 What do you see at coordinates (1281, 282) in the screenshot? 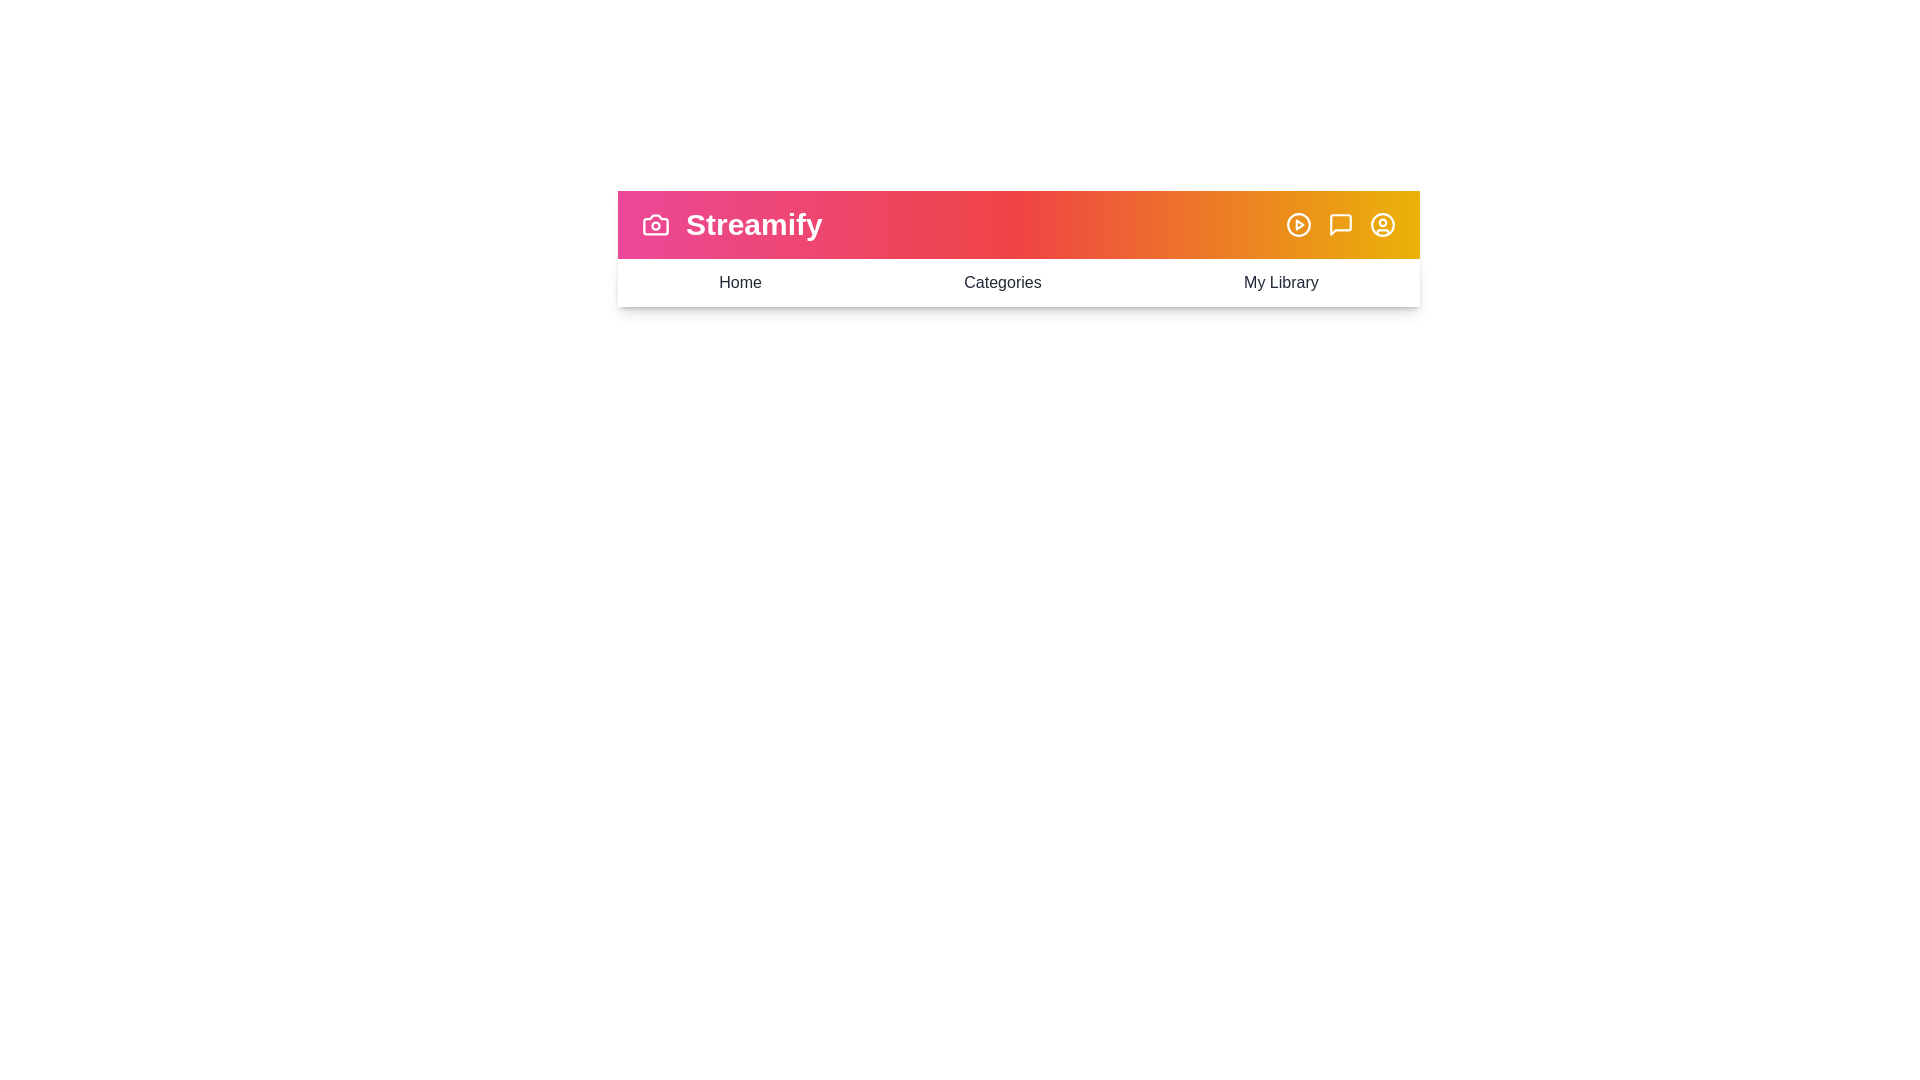
I see `the menu item labeled 'My Library'` at bounding box center [1281, 282].